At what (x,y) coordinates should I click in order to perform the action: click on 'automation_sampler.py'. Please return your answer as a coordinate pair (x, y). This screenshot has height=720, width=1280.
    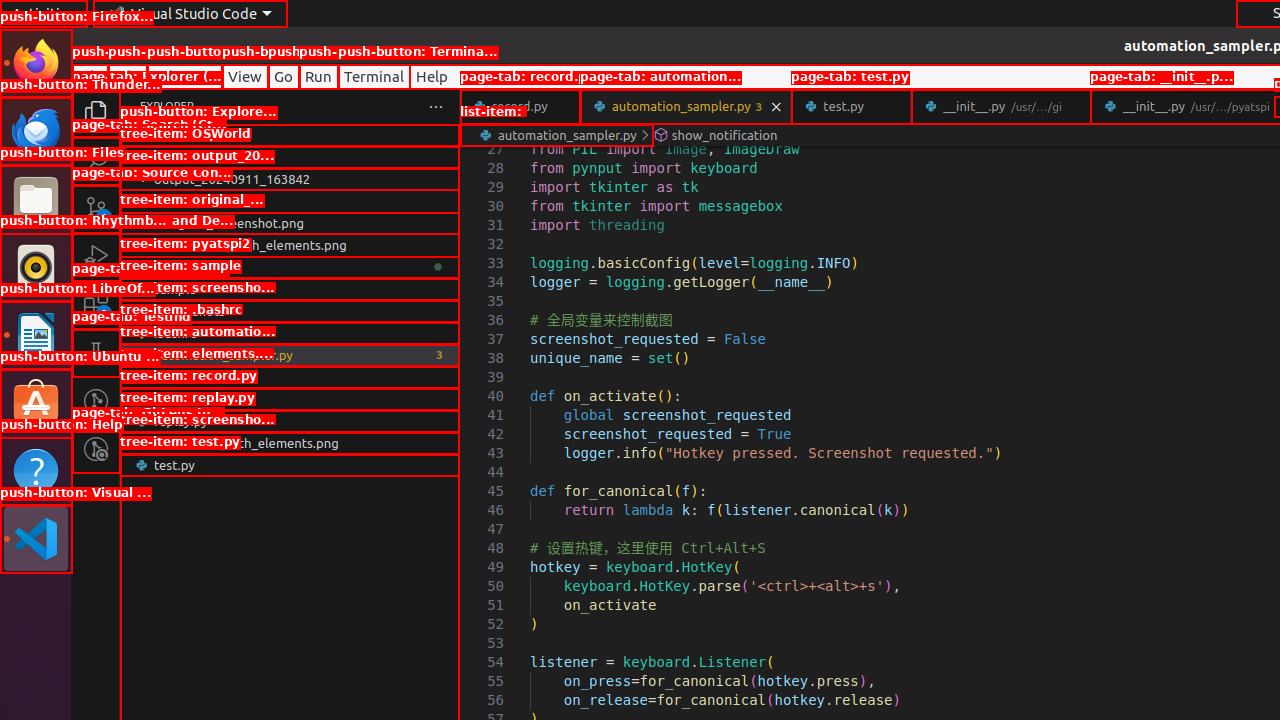
    Looking at the image, I should click on (685, 106).